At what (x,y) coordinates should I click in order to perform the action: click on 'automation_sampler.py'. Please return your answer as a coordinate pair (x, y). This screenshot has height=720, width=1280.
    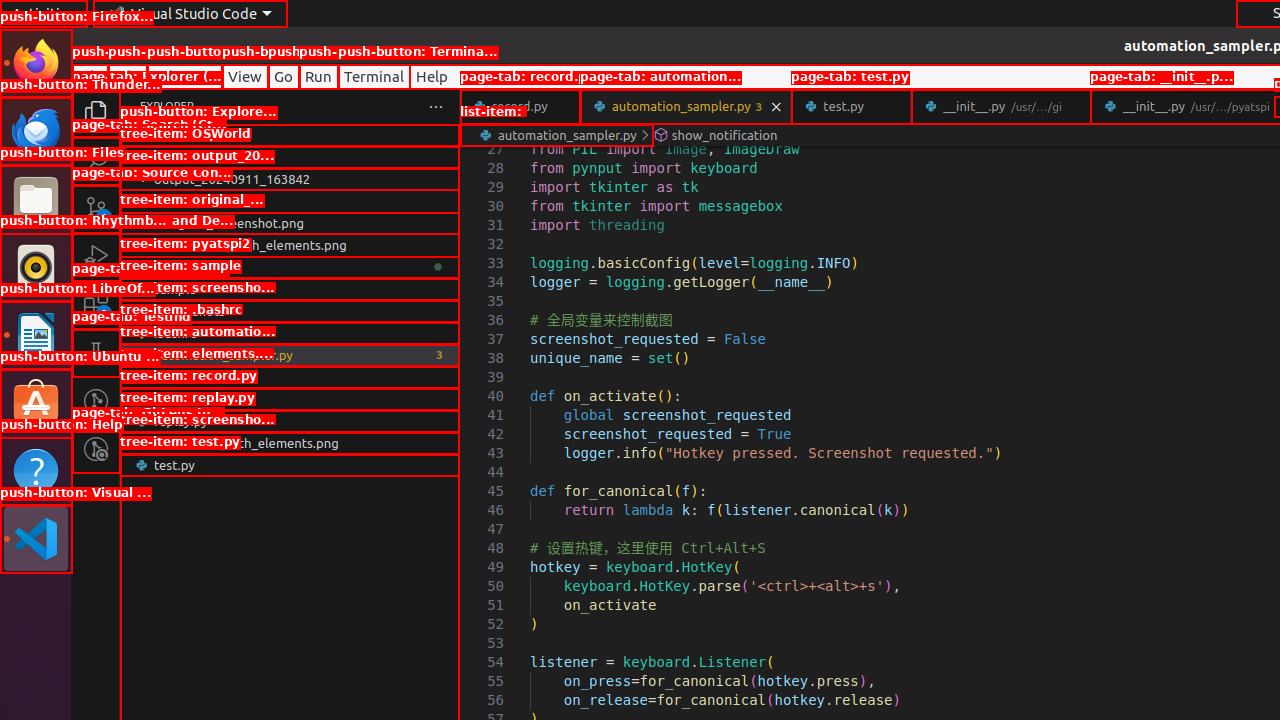
    Looking at the image, I should click on (685, 106).